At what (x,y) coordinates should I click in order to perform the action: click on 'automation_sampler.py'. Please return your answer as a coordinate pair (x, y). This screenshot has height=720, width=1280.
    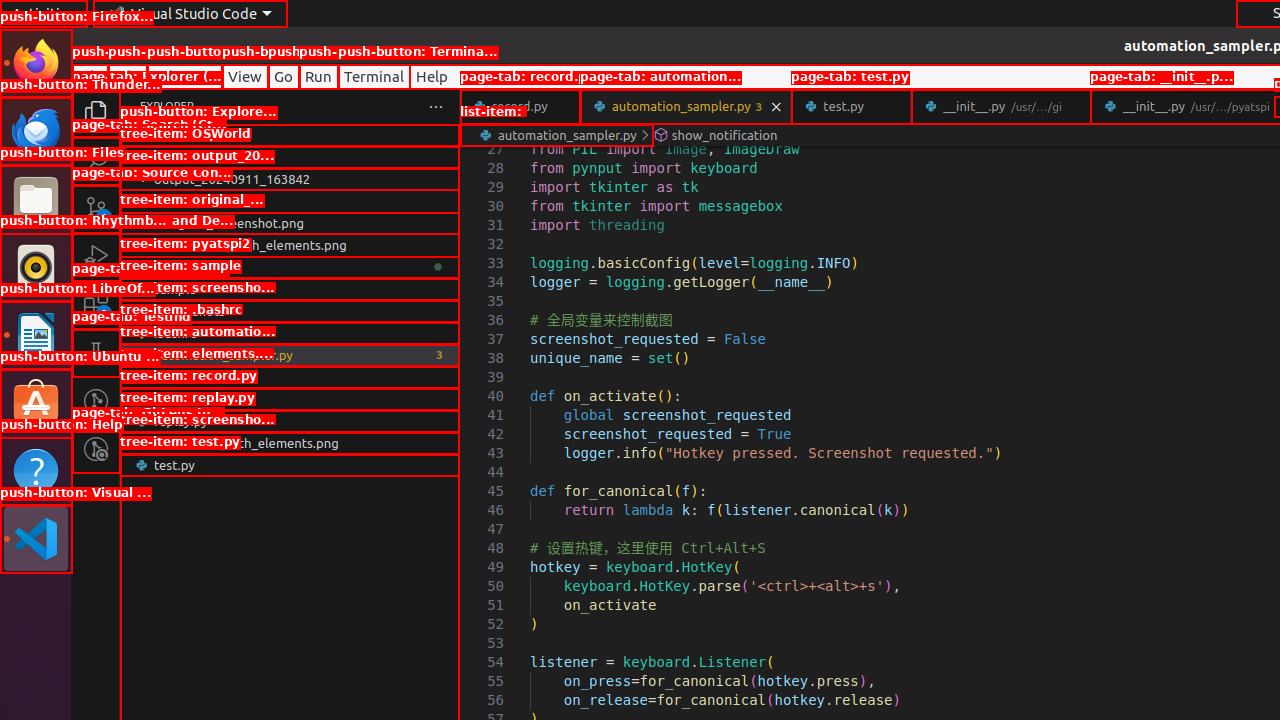
    Looking at the image, I should click on (685, 106).